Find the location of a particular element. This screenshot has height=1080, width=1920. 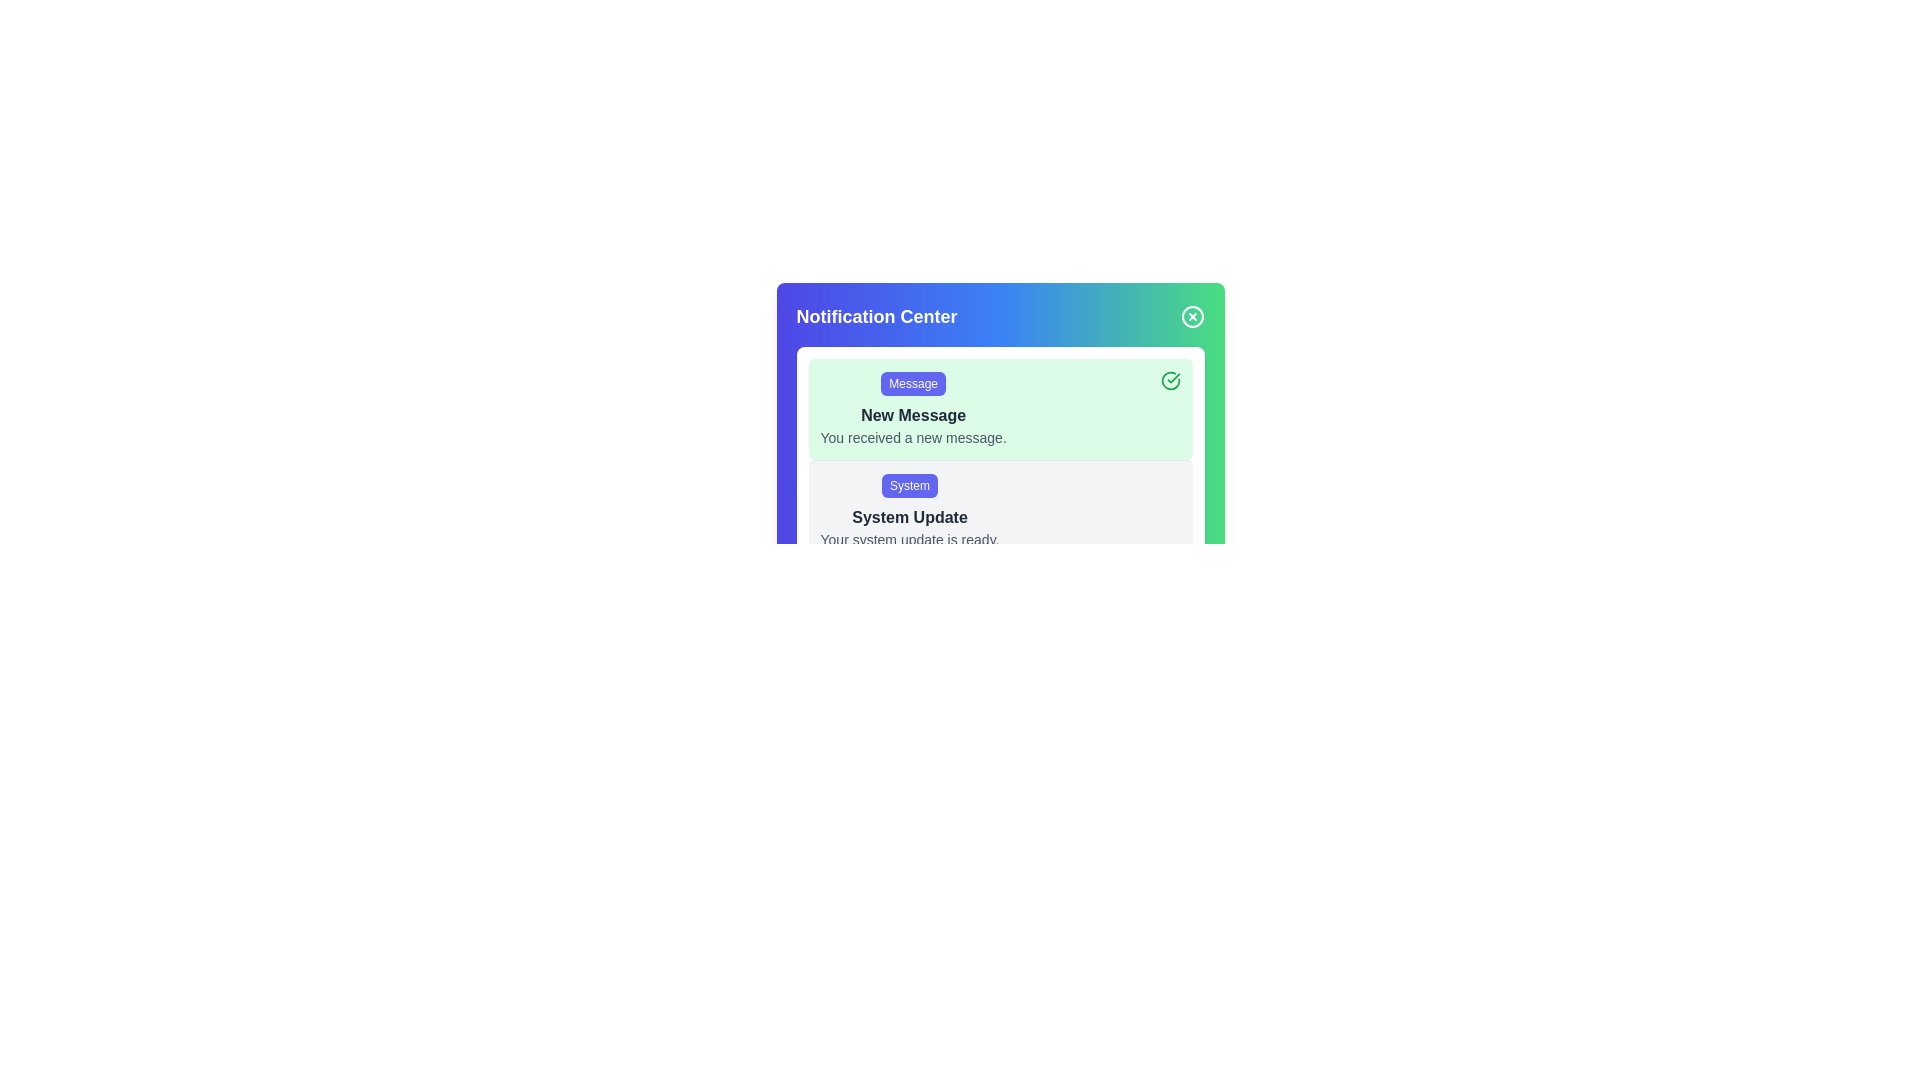

the Notification Card displaying a new message, located at the top of the Notification Center interface is located at coordinates (1000, 408).